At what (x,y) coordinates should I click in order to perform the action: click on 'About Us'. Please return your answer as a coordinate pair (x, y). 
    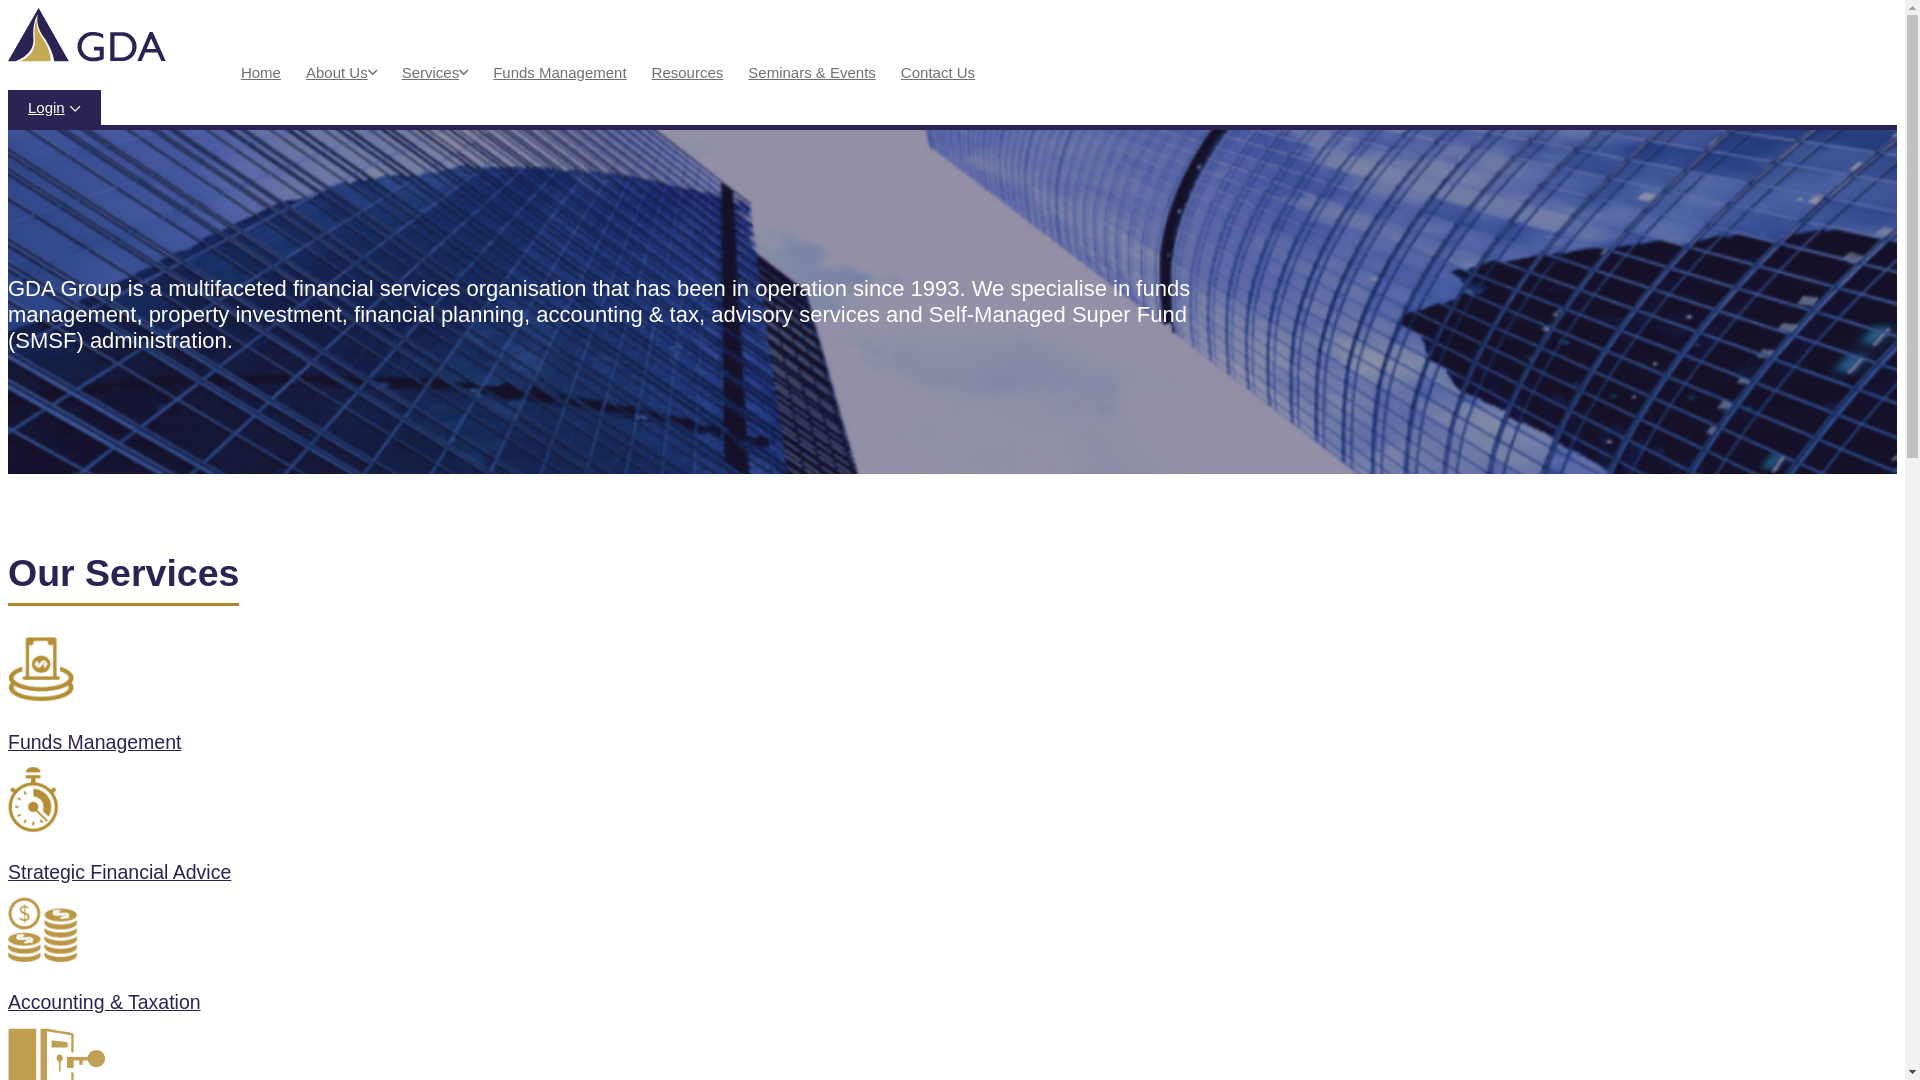
    Looking at the image, I should click on (336, 71).